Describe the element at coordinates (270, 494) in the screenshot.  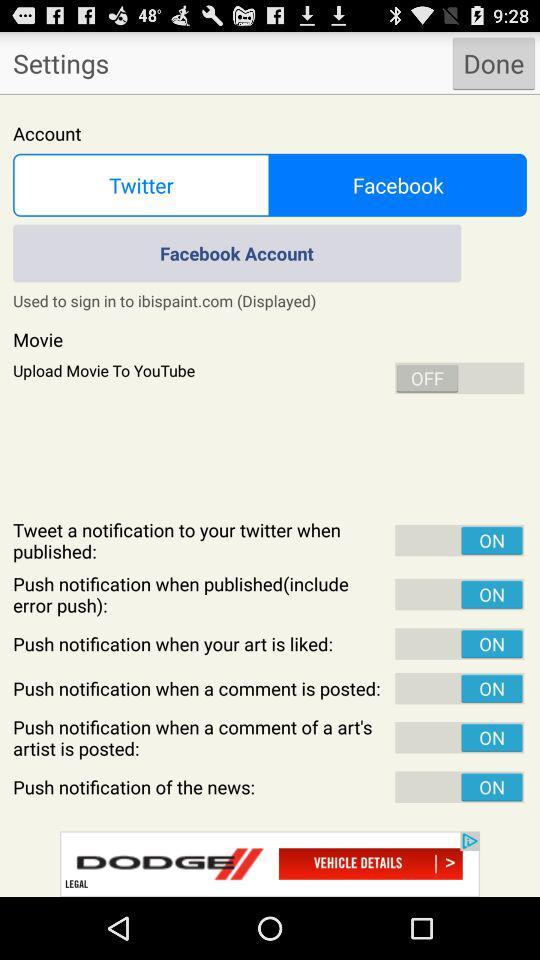
I see `change settings` at that location.